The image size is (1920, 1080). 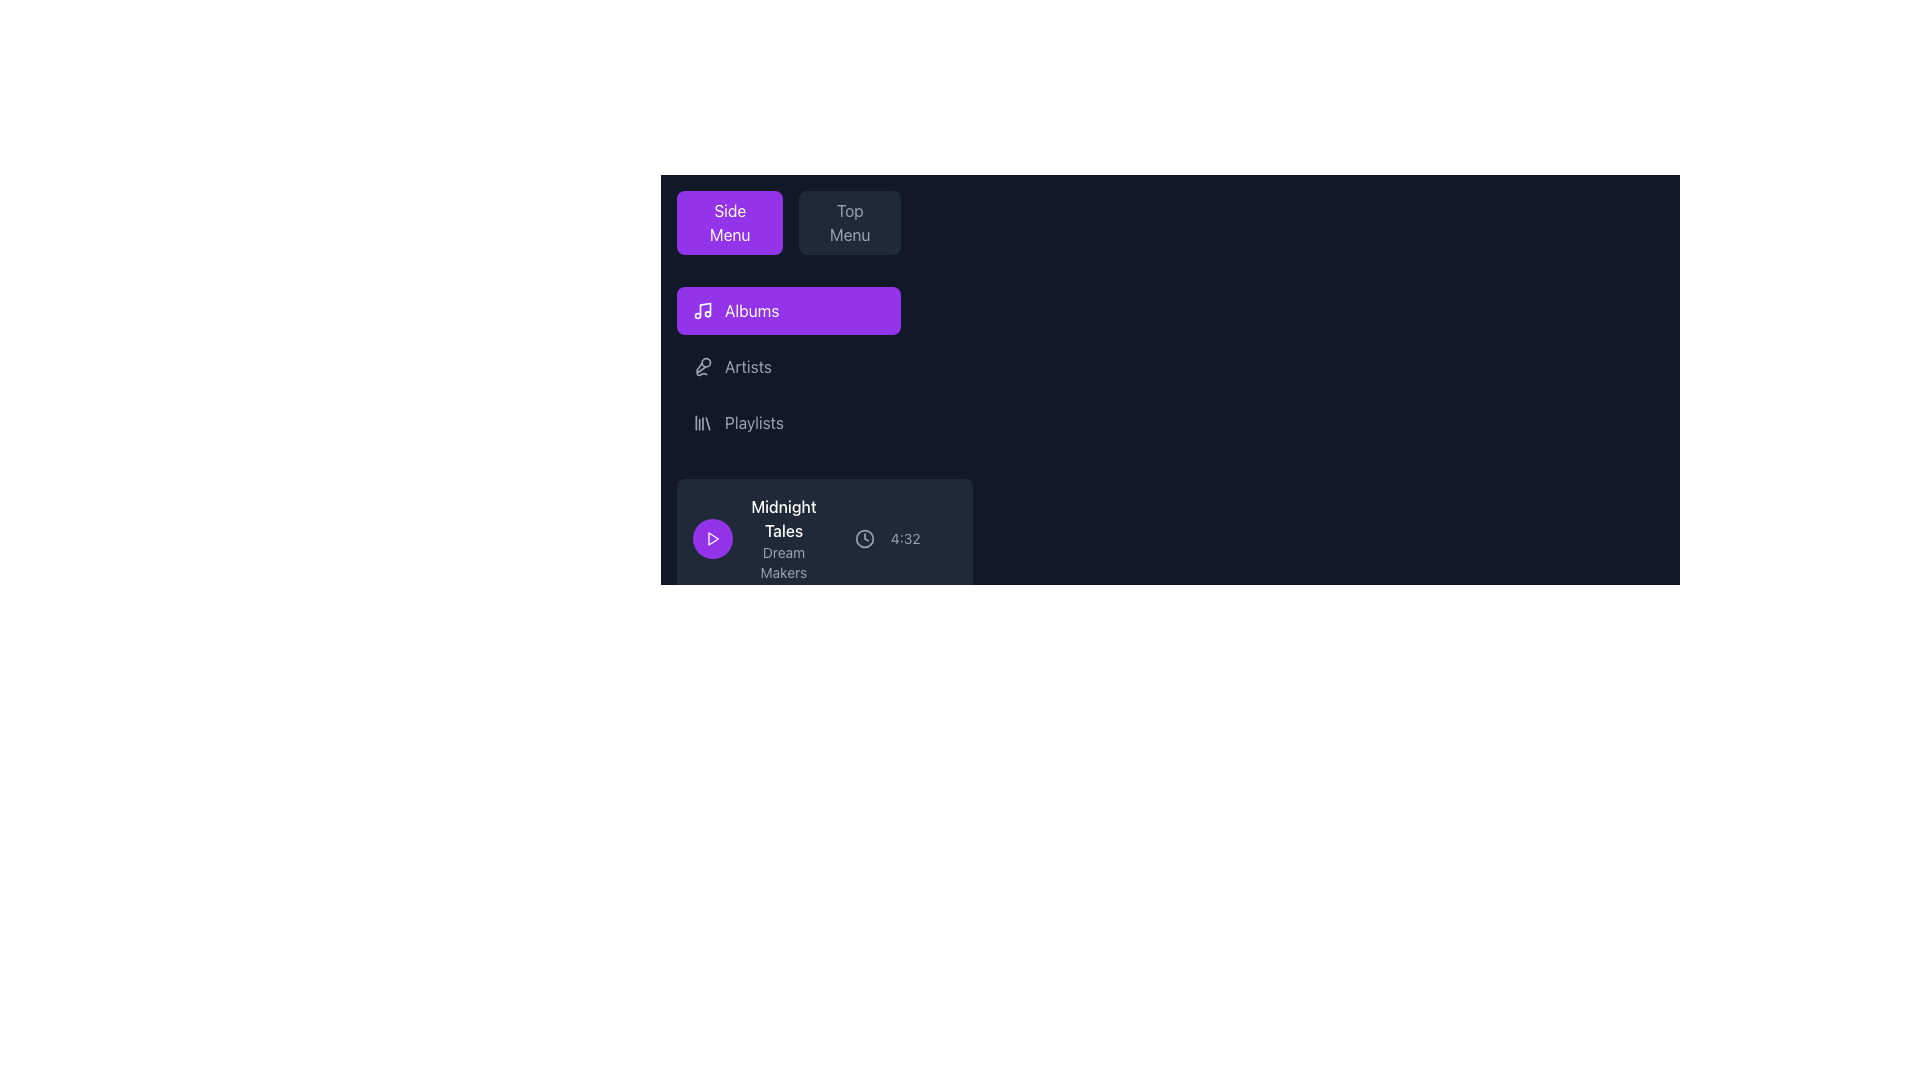 I want to click on the 'Artists' menu item located in the upper portion of the sidebar, which is the second option in a stacked grouping of three menu items, so click(x=787, y=366).